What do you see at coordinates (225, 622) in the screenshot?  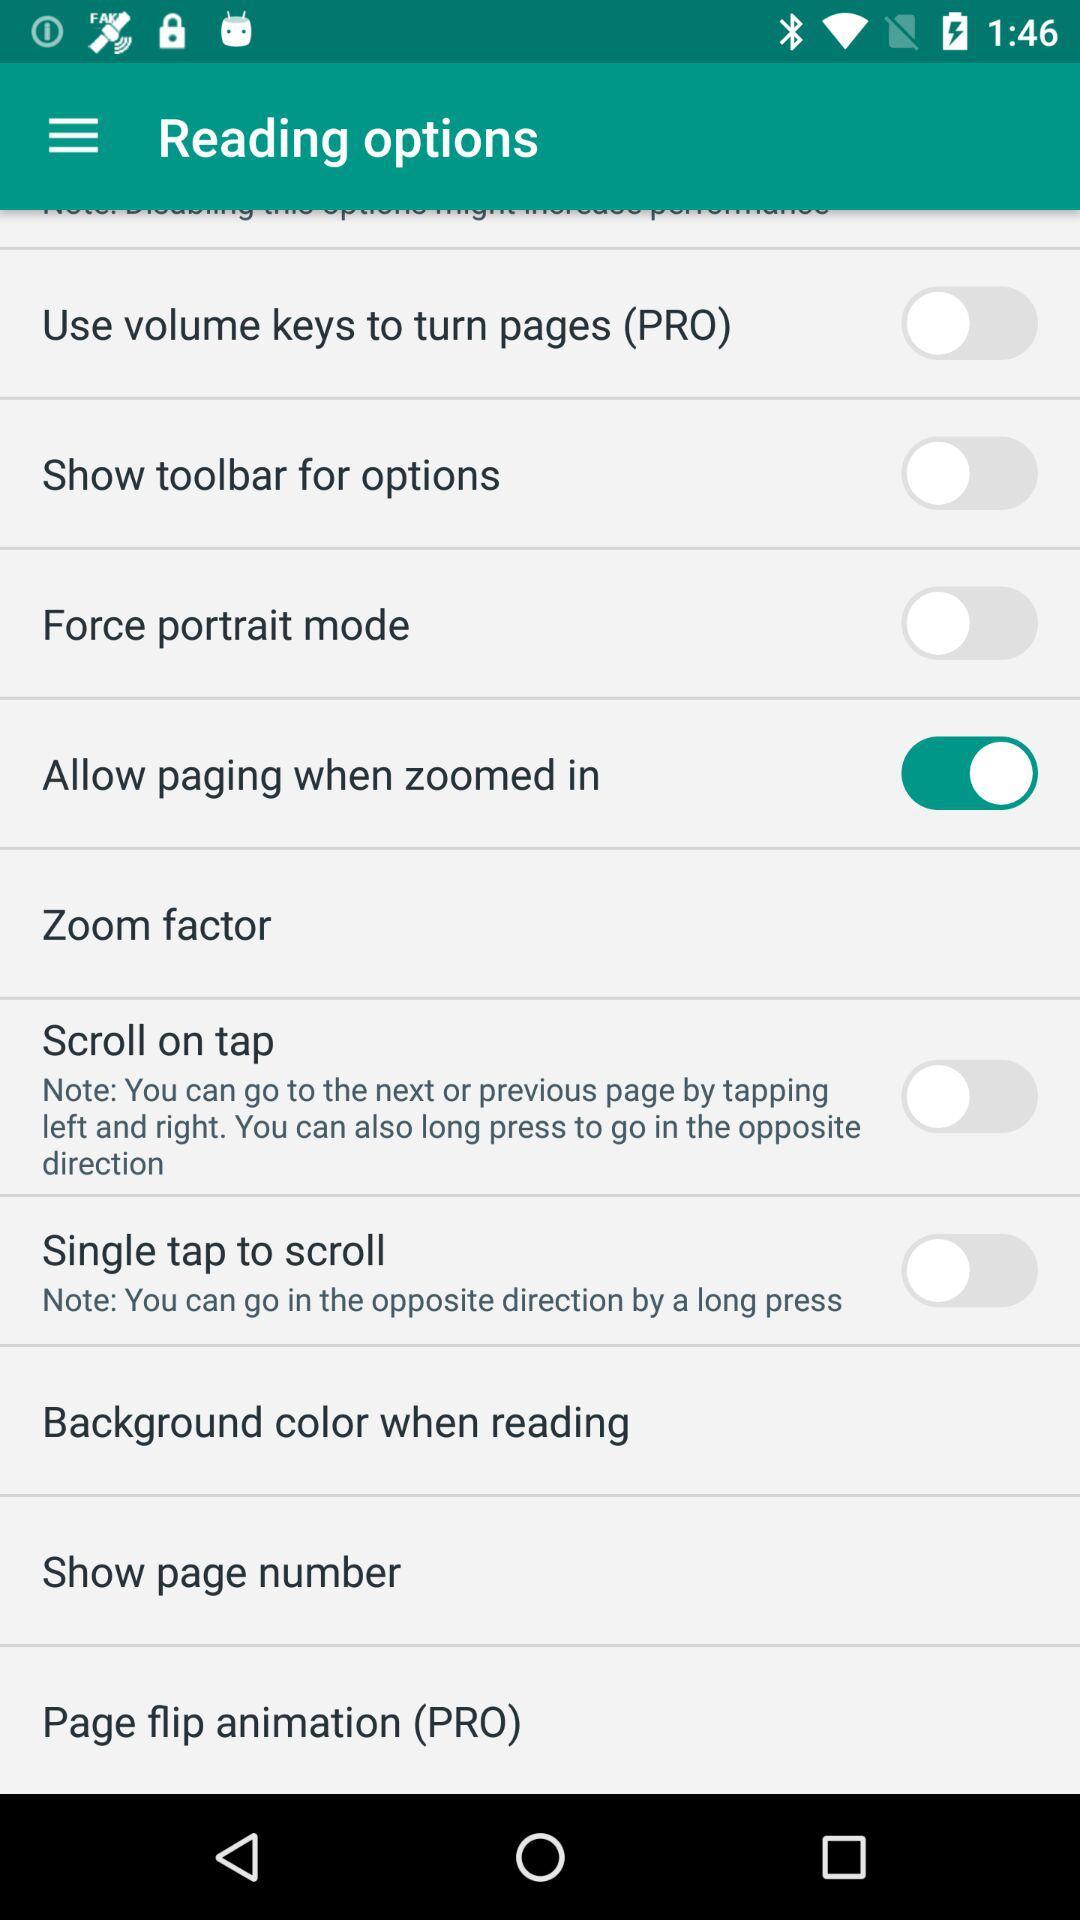 I see `icon below the show toolbar for` at bounding box center [225, 622].